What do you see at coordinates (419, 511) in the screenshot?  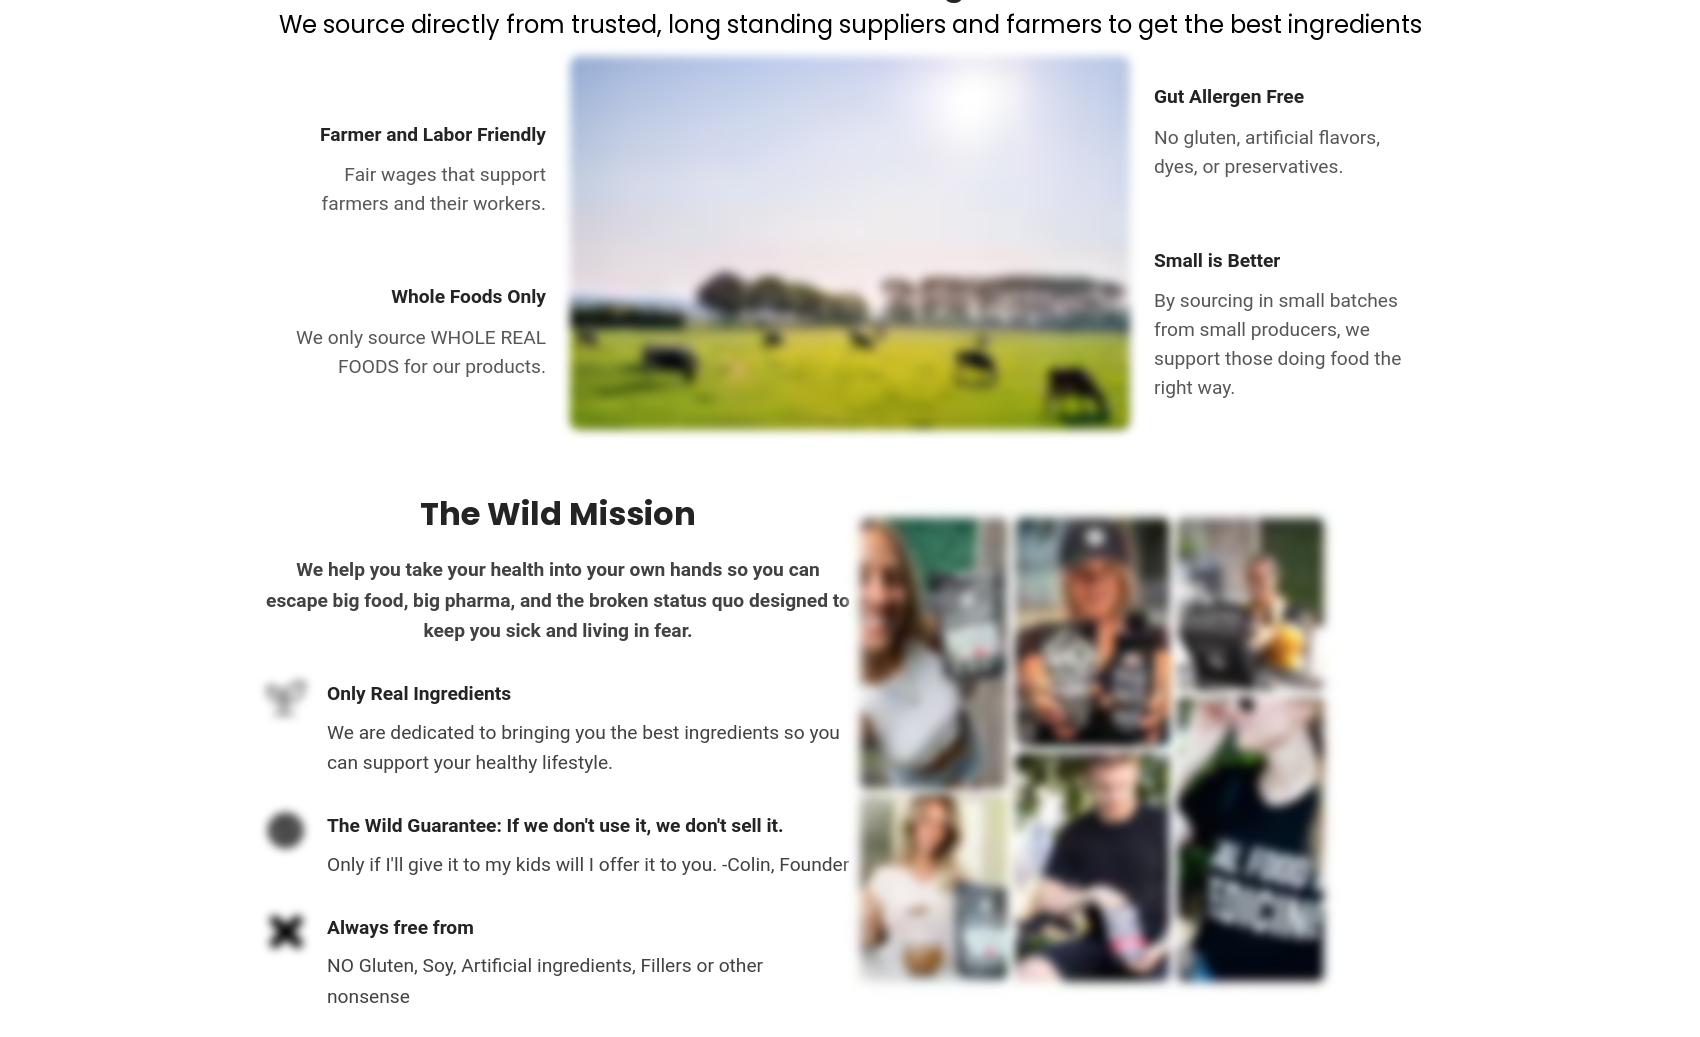 I see `'The Wild Mission'` at bounding box center [419, 511].